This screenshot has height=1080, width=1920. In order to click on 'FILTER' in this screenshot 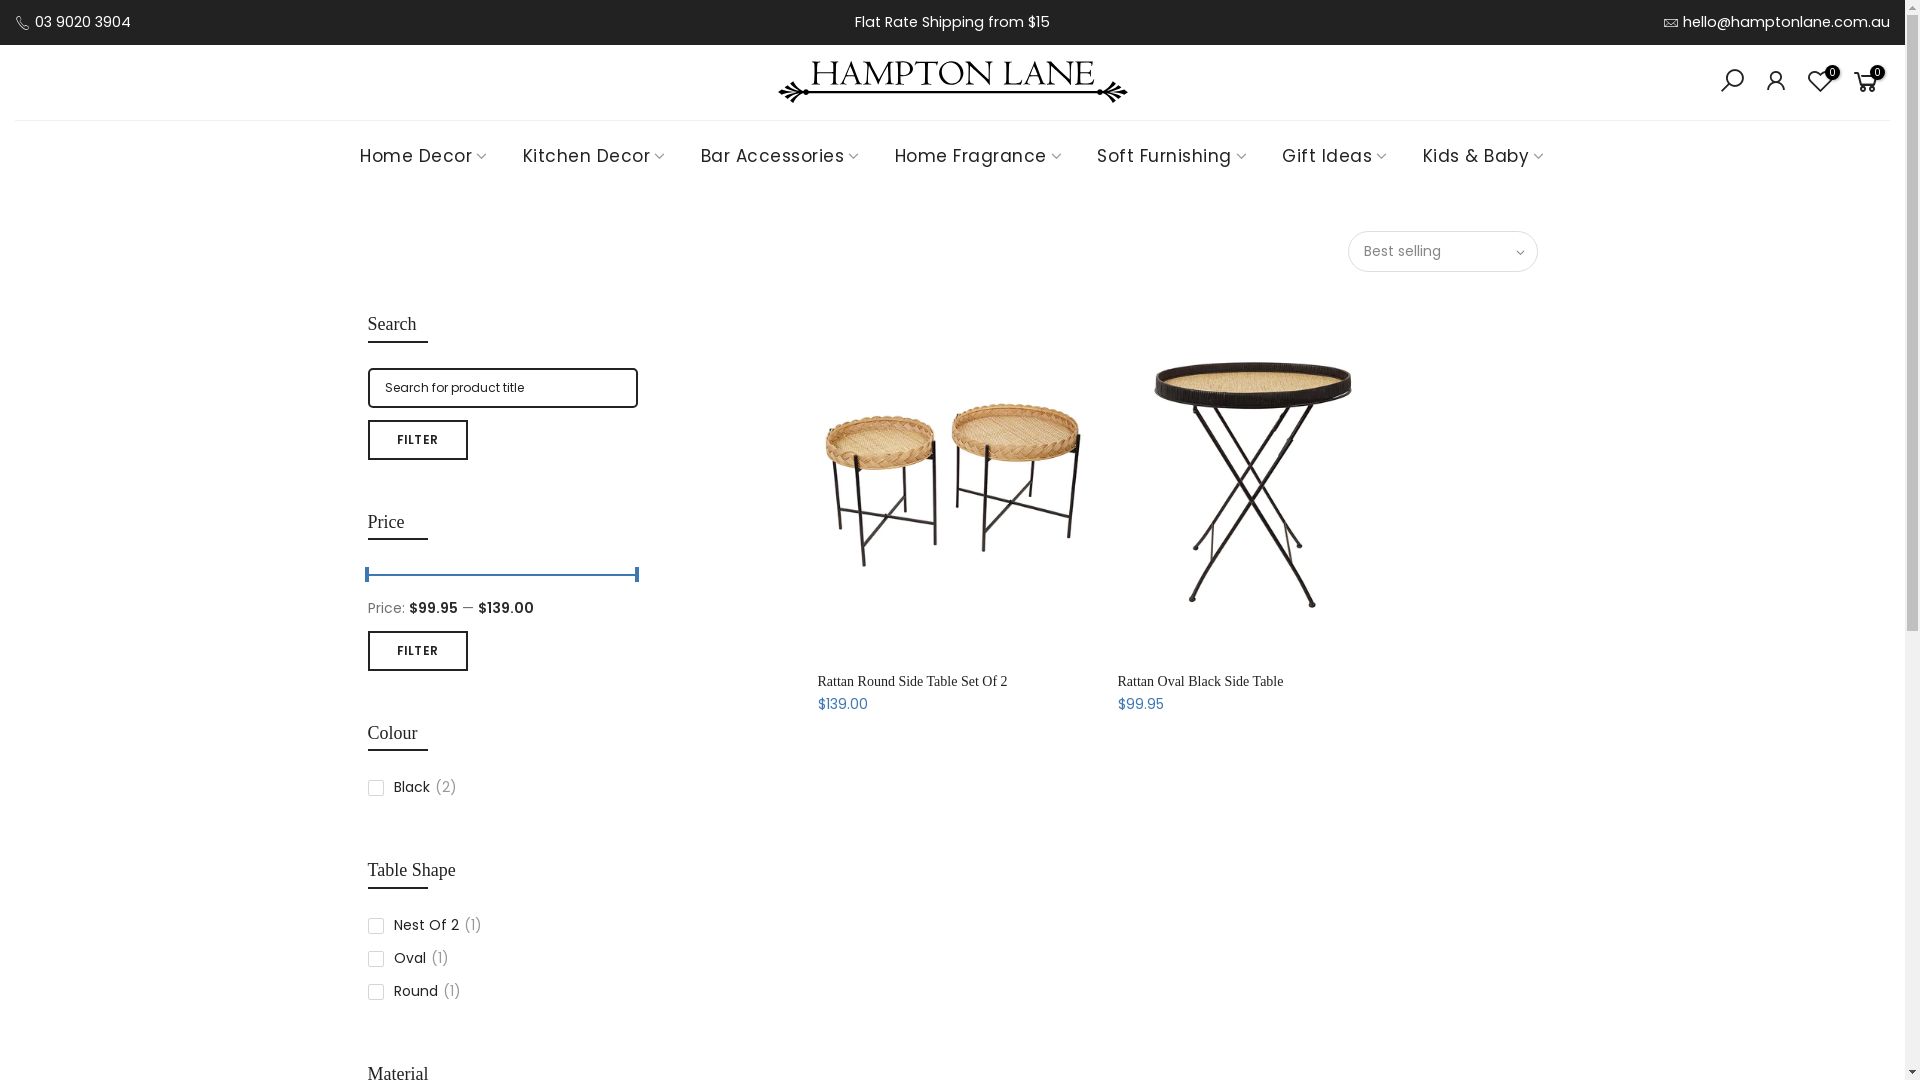, I will do `click(416, 438)`.